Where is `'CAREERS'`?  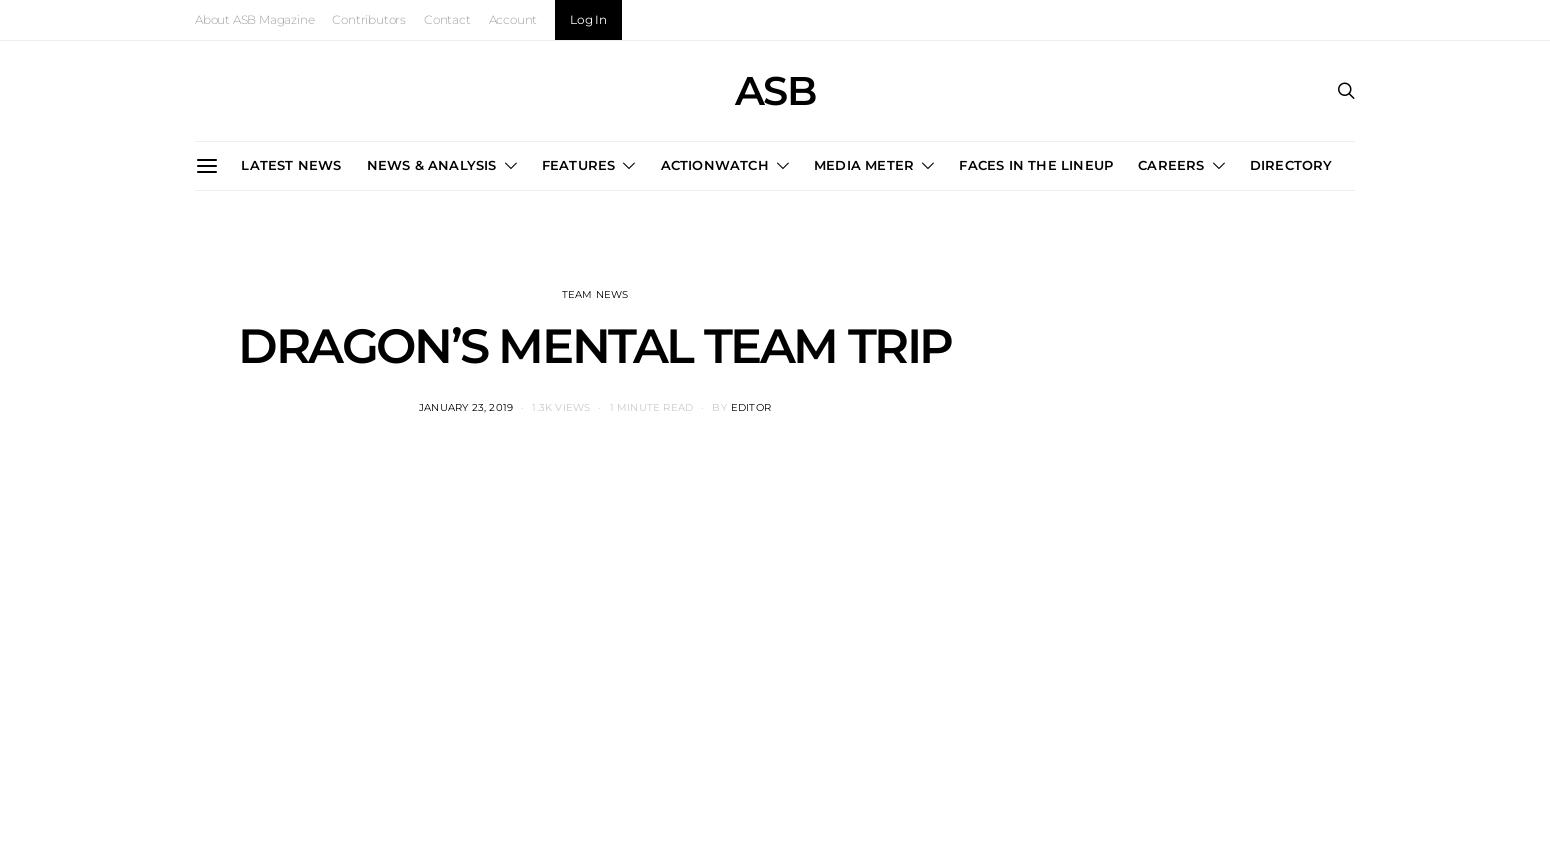
'CAREERS' is located at coordinates (1171, 163).